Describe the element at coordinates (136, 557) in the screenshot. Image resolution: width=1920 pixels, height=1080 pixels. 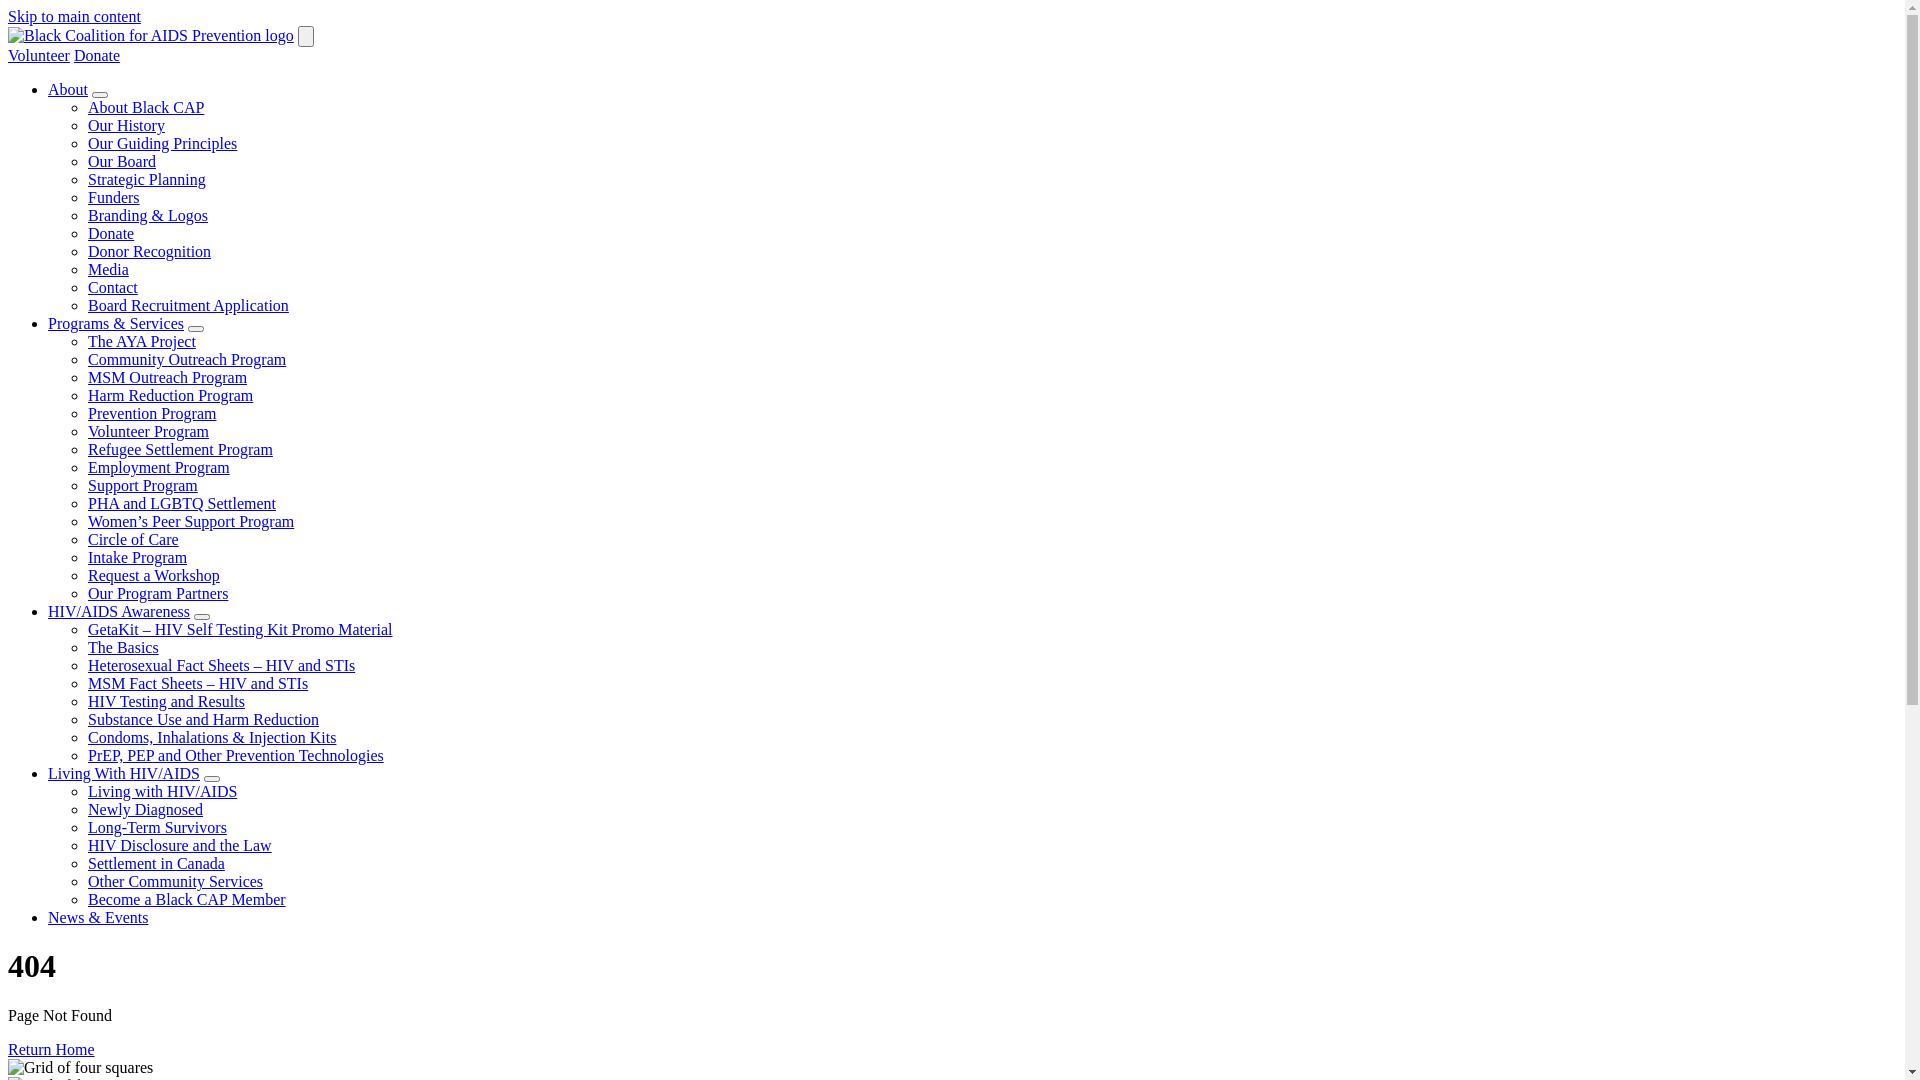
I see `'Intake Program'` at that location.